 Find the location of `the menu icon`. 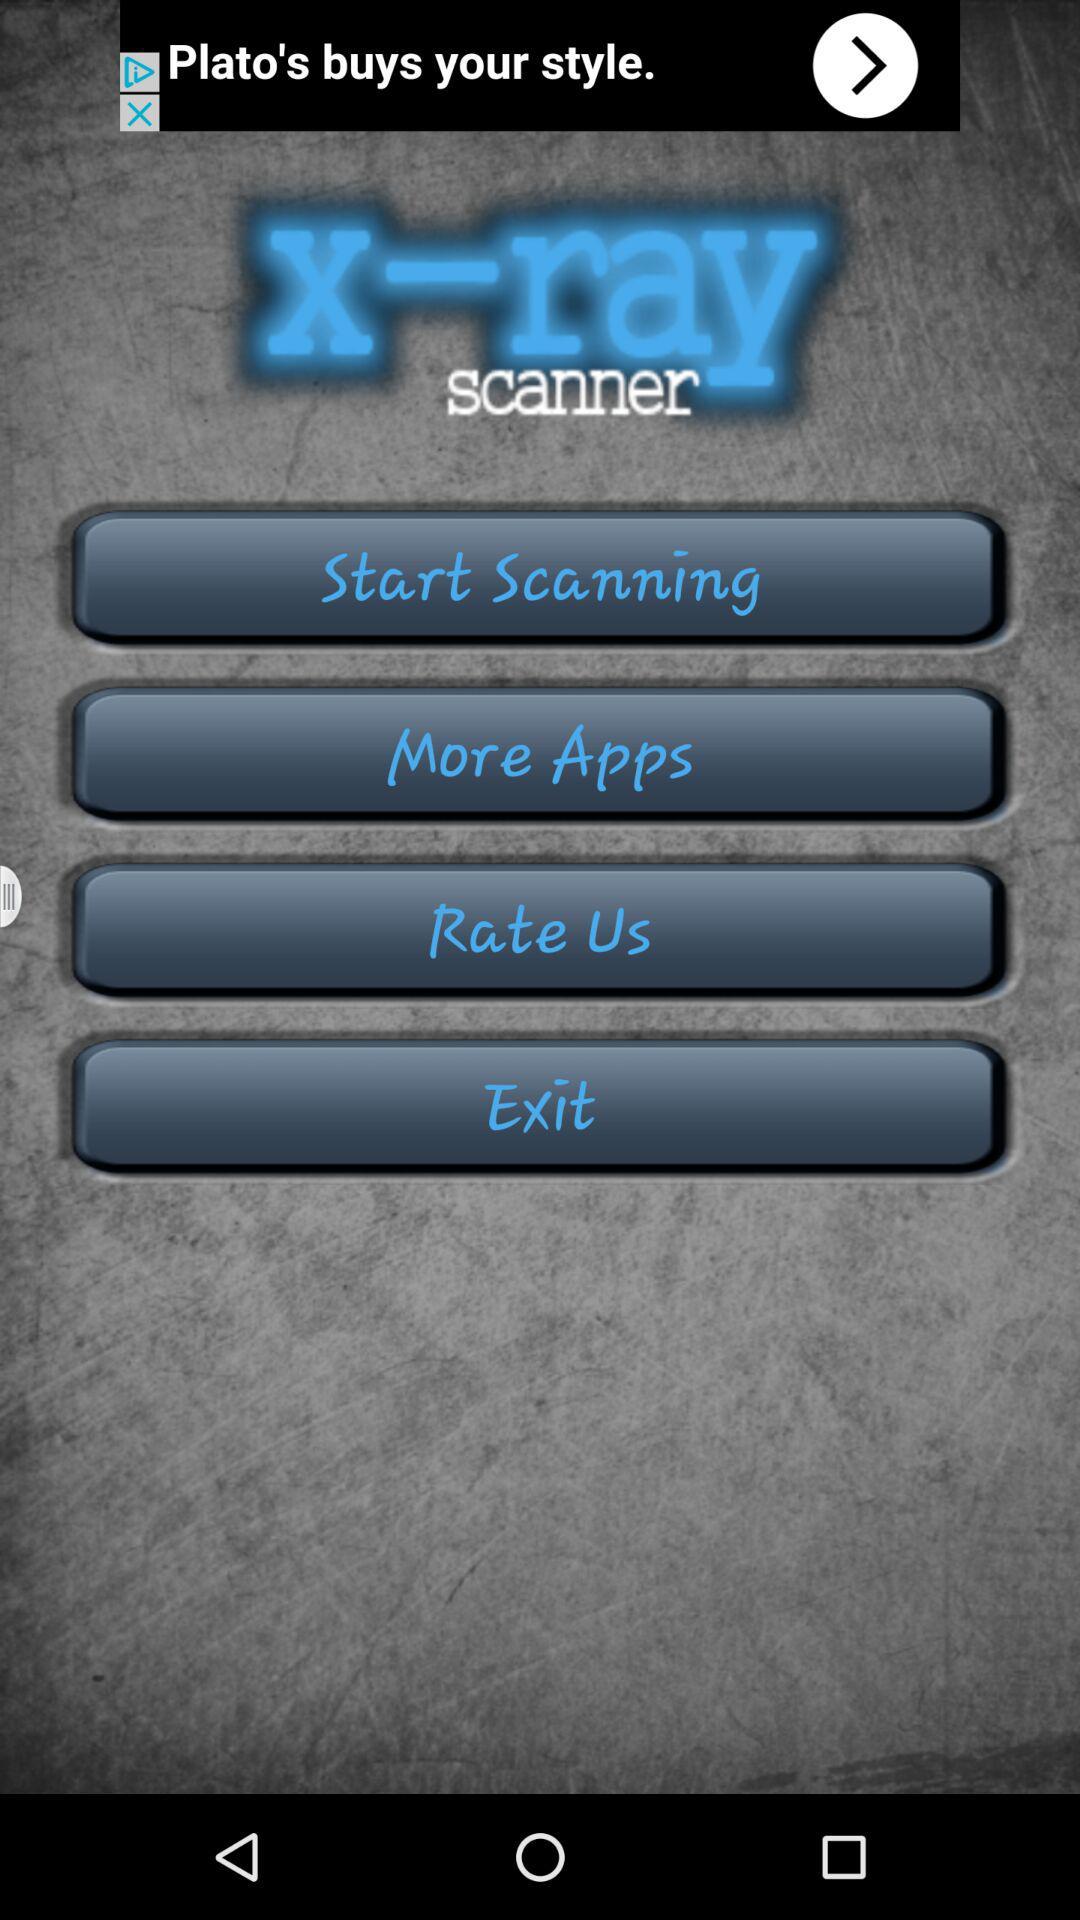

the menu icon is located at coordinates (23, 958).